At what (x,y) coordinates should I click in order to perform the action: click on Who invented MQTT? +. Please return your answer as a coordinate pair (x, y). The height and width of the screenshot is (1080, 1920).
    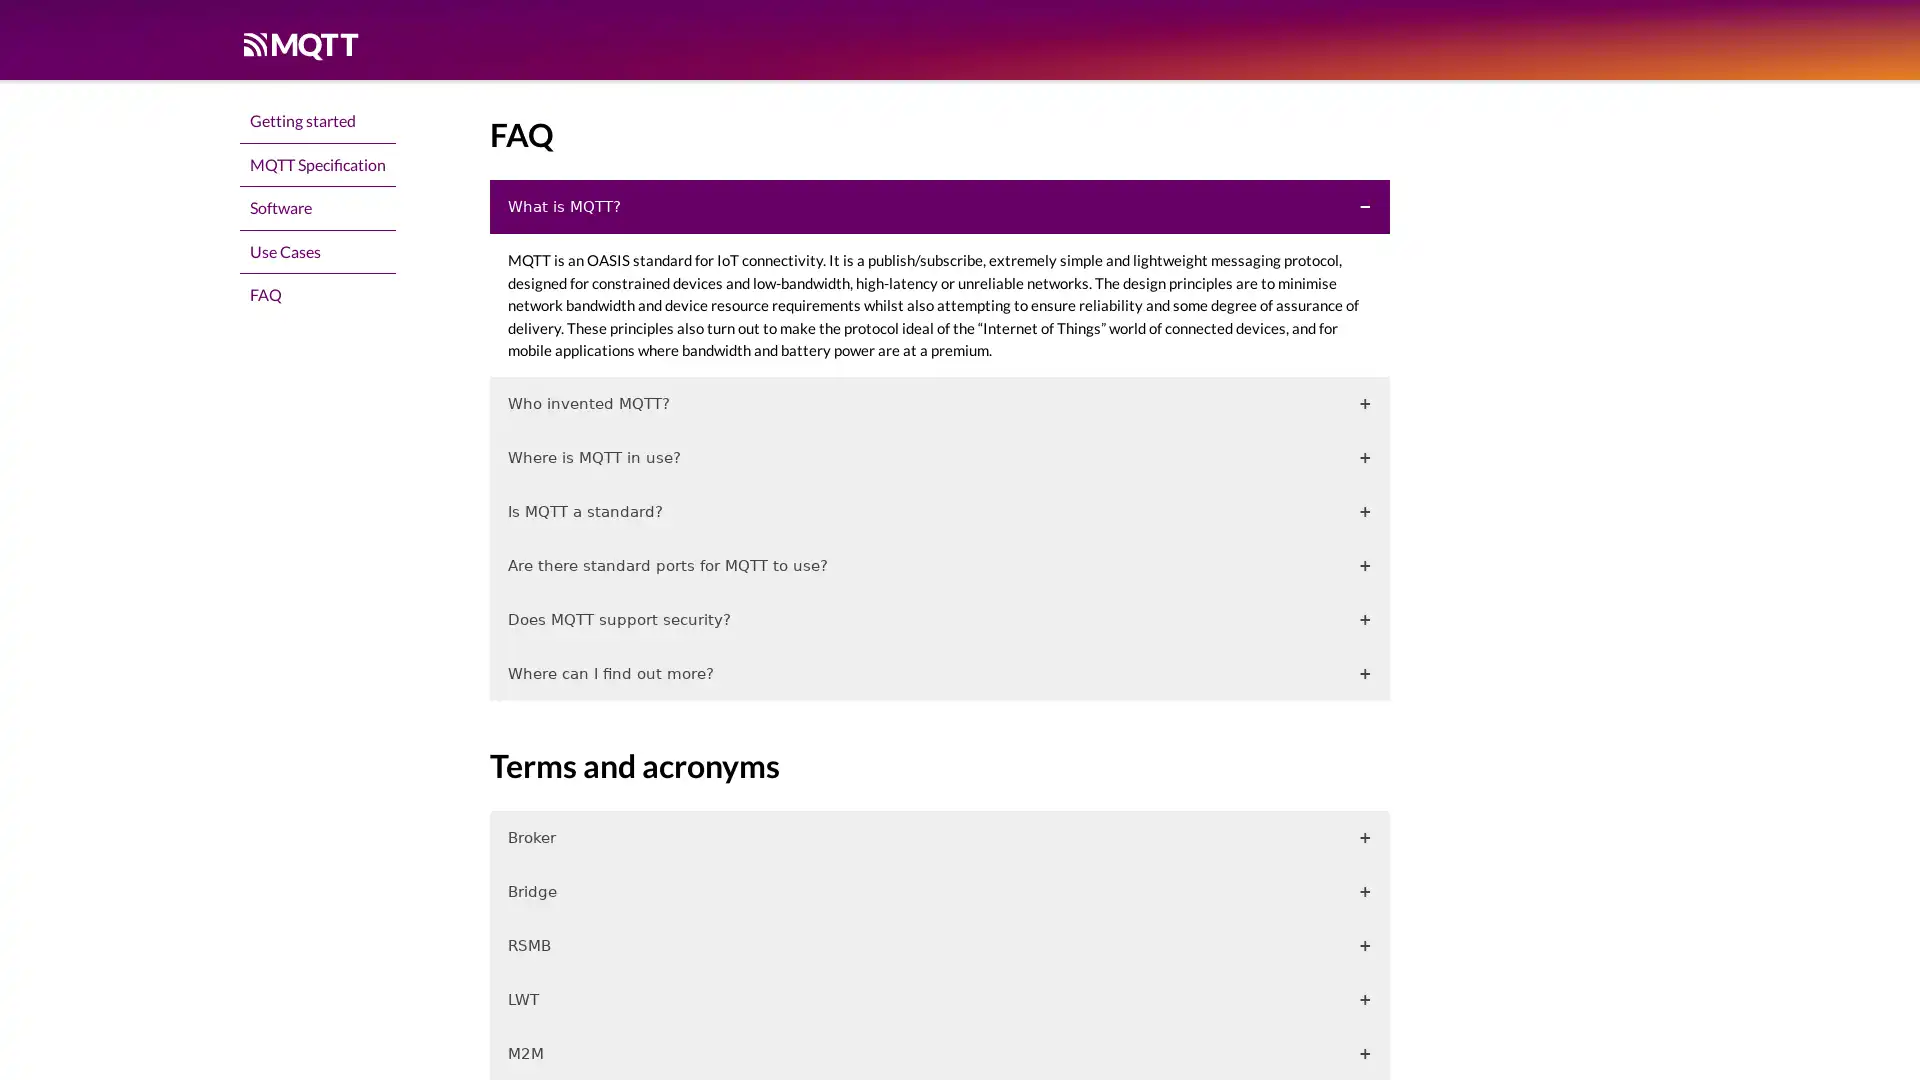
    Looking at the image, I should click on (939, 402).